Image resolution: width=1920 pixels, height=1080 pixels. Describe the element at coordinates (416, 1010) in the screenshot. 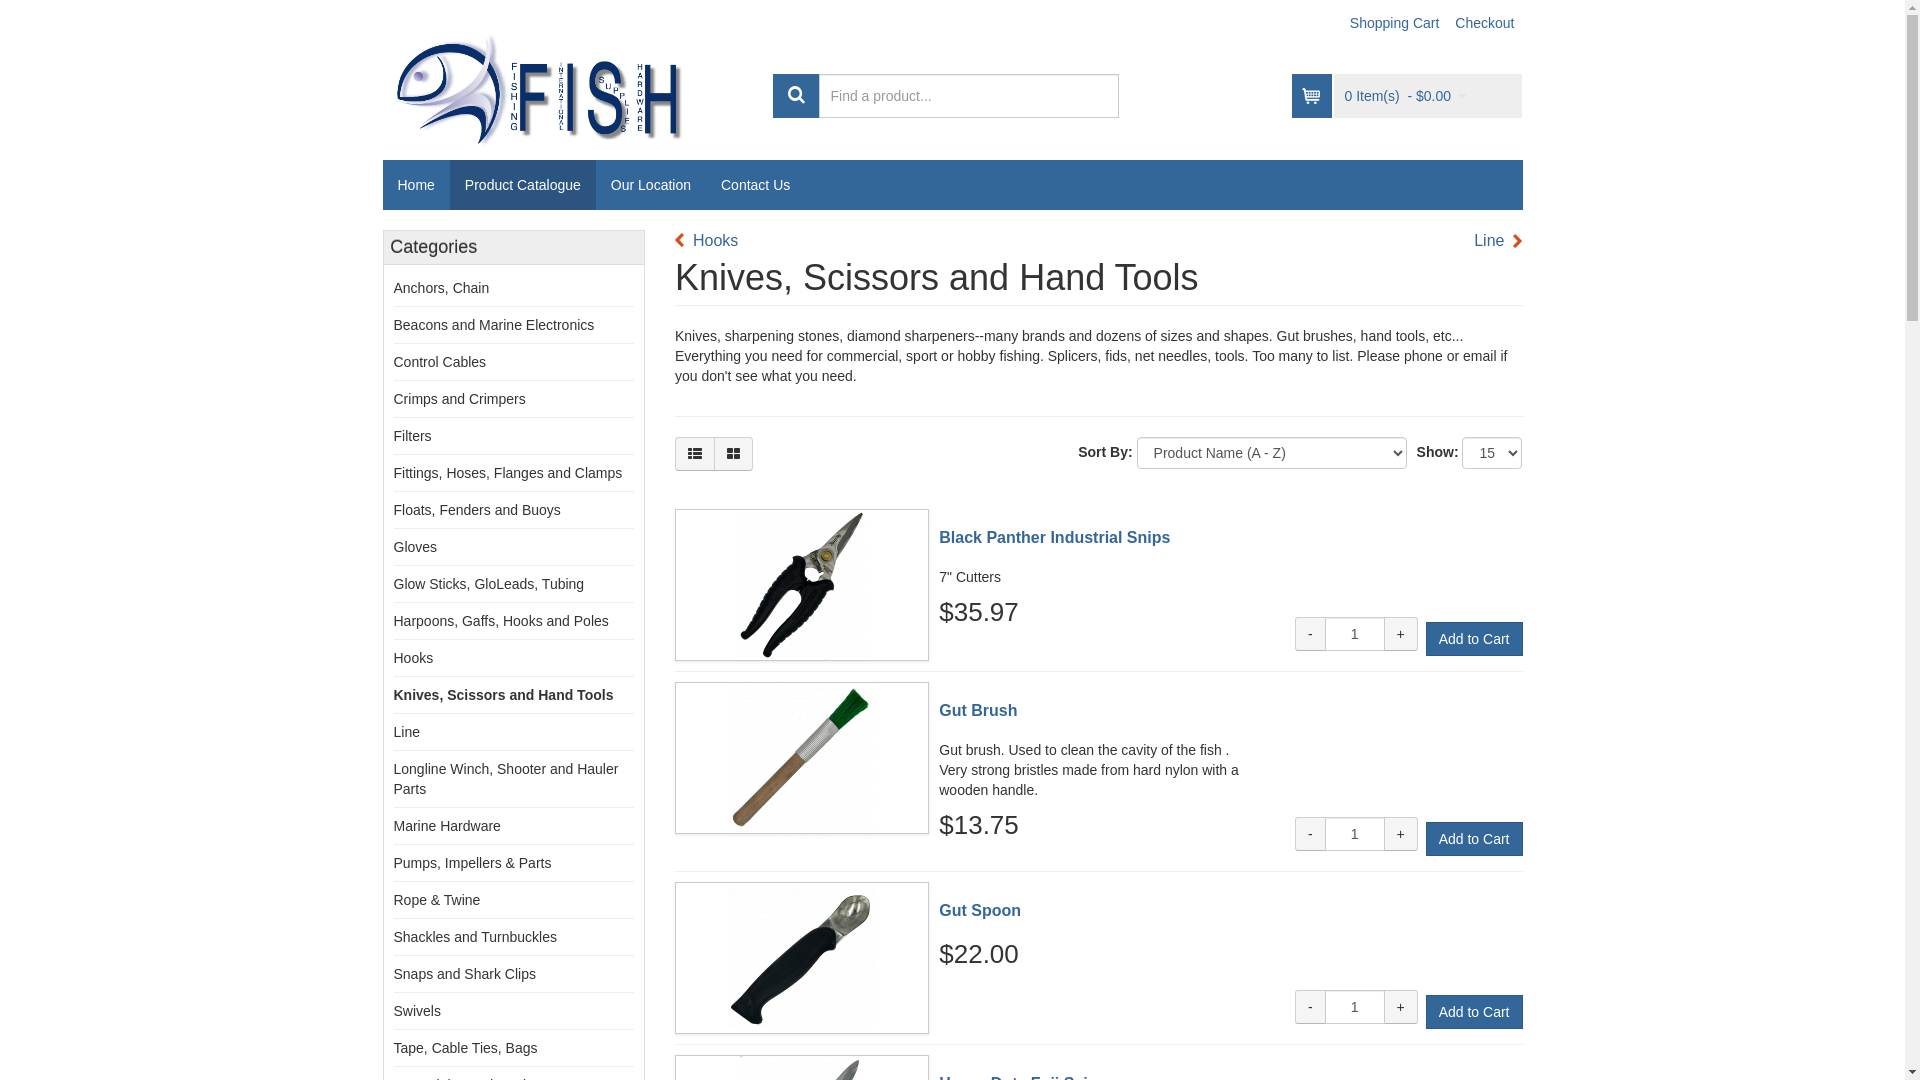

I see `'Swivels'` at that location.